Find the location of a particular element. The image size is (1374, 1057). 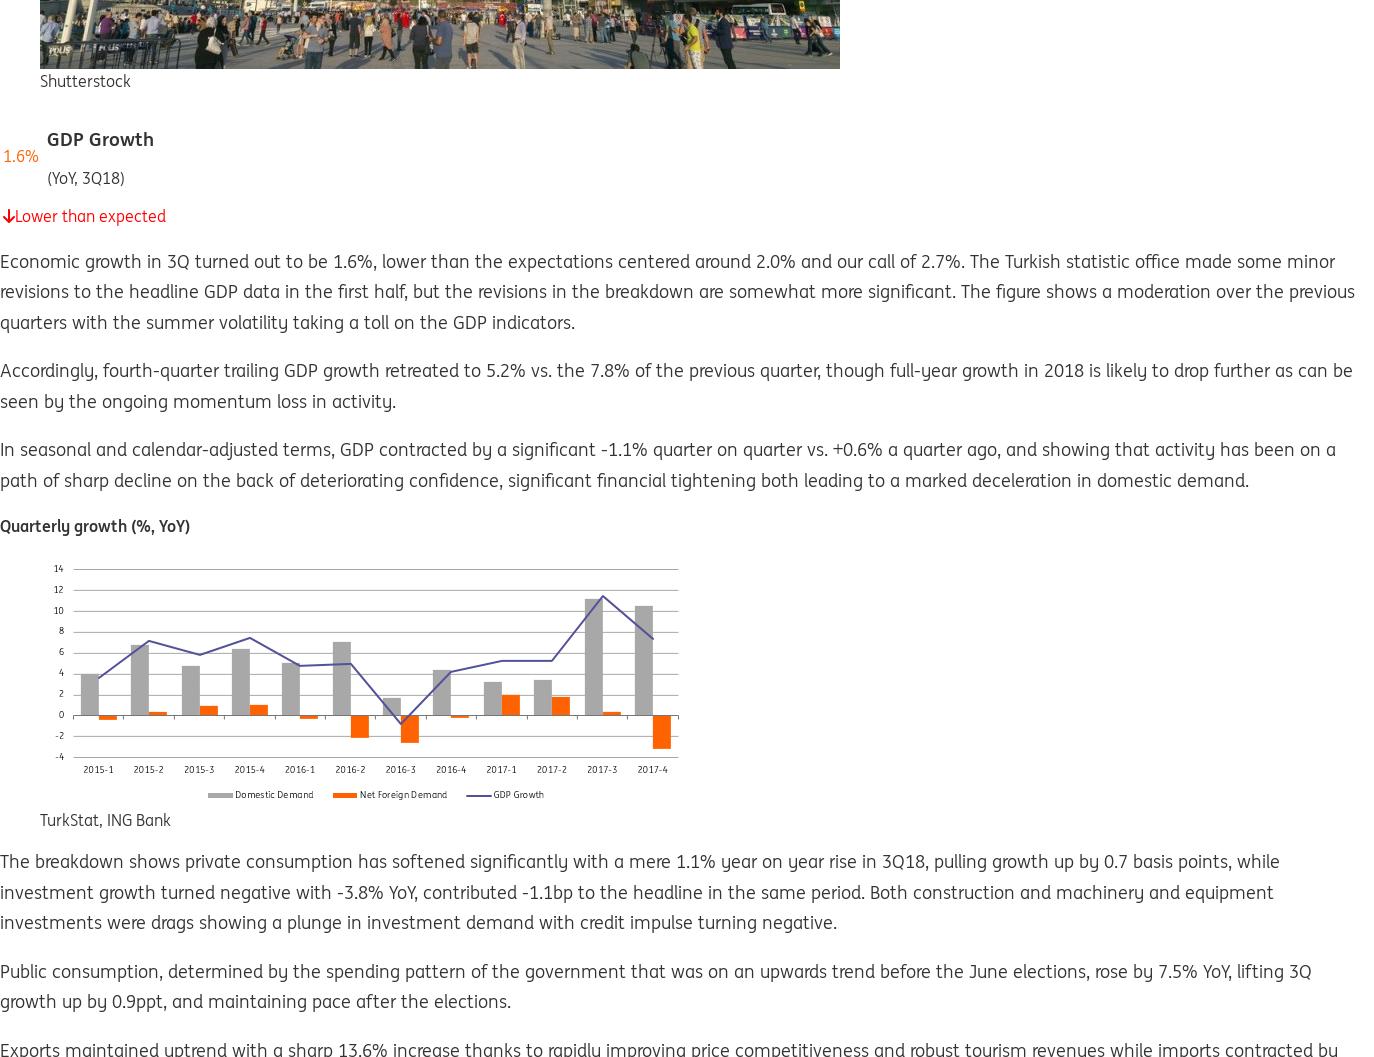

'Accordingly, fourth-quarter trailing GDP growth retreated to 5.2% vs. the 7.8% of the previous quarter, though full-year growth in 2018 is likely to drop further as can be seen by the ongoing momentum loss in activity.' is located at coordinates (676, 384).